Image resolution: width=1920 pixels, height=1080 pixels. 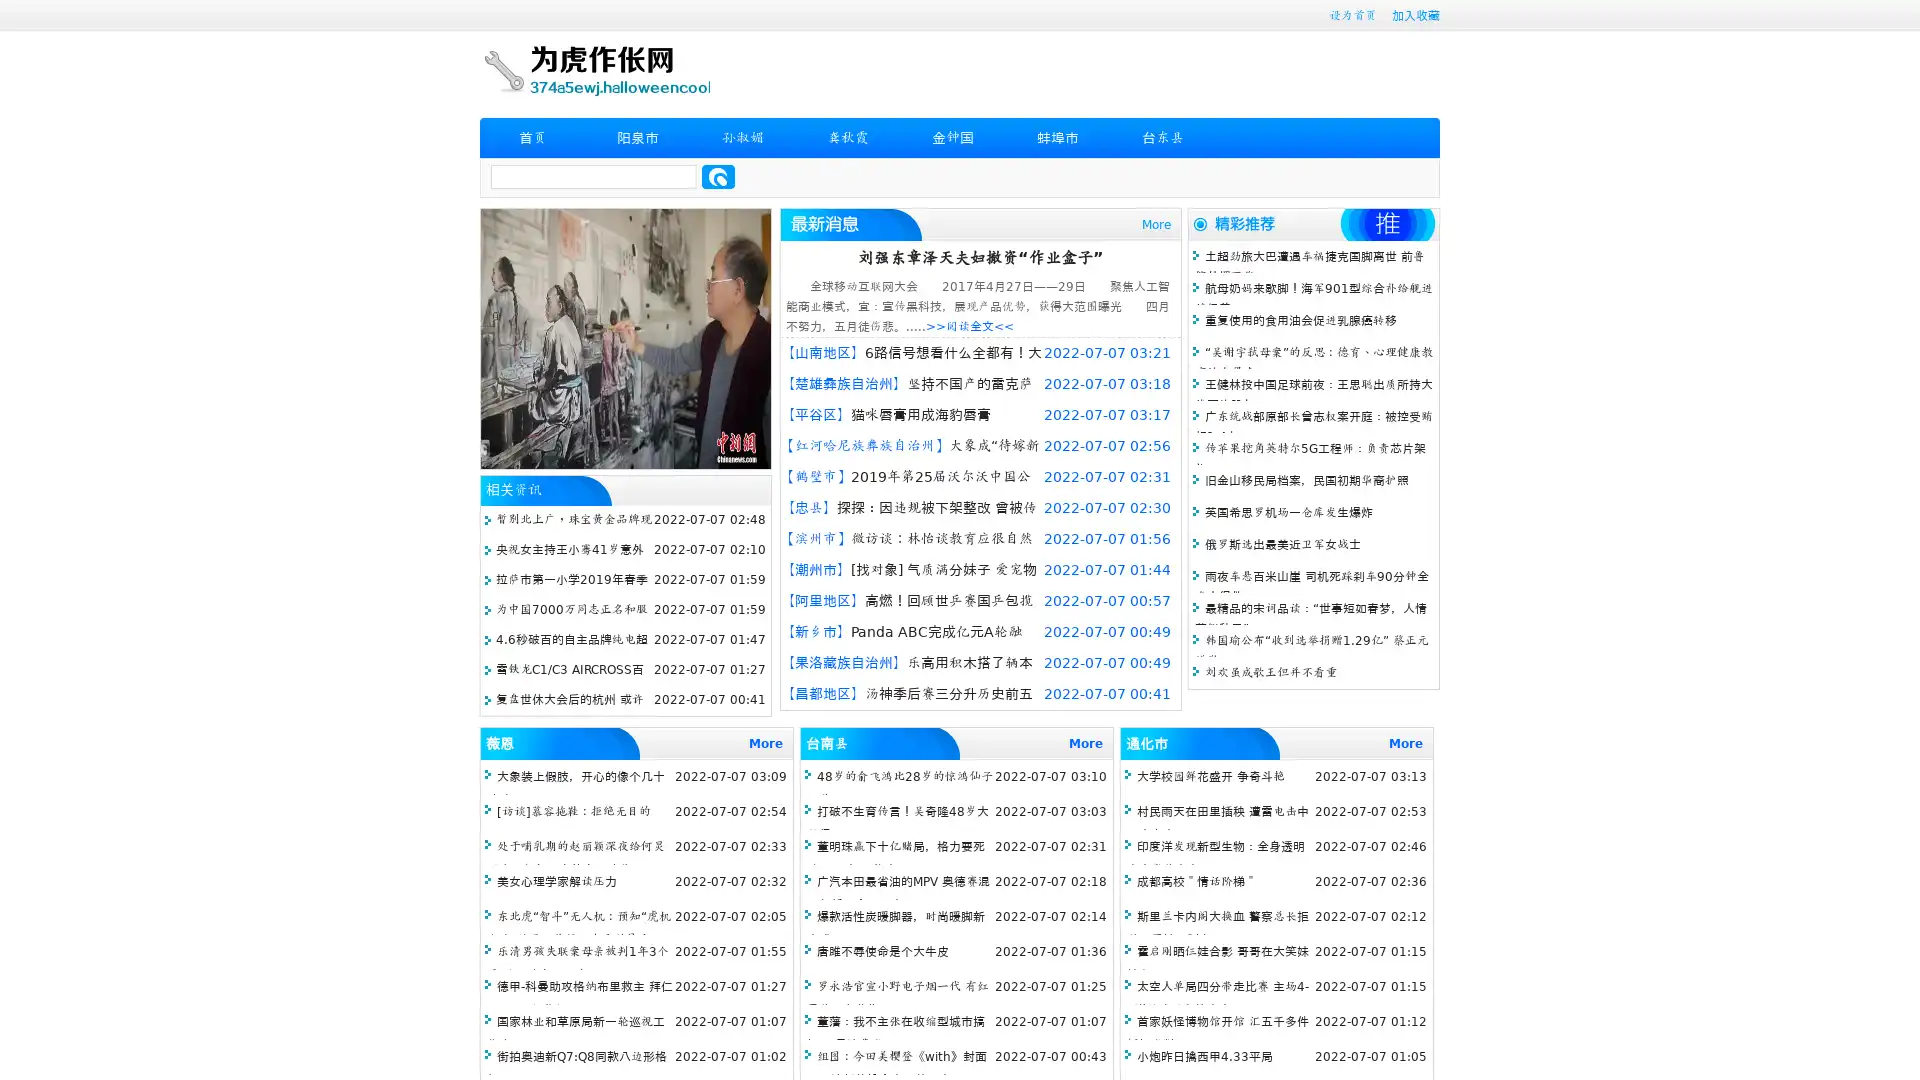 What do you see at coordinates (718, 176) in the screenshot?
I see `Search` at bounding box center [718, 176].